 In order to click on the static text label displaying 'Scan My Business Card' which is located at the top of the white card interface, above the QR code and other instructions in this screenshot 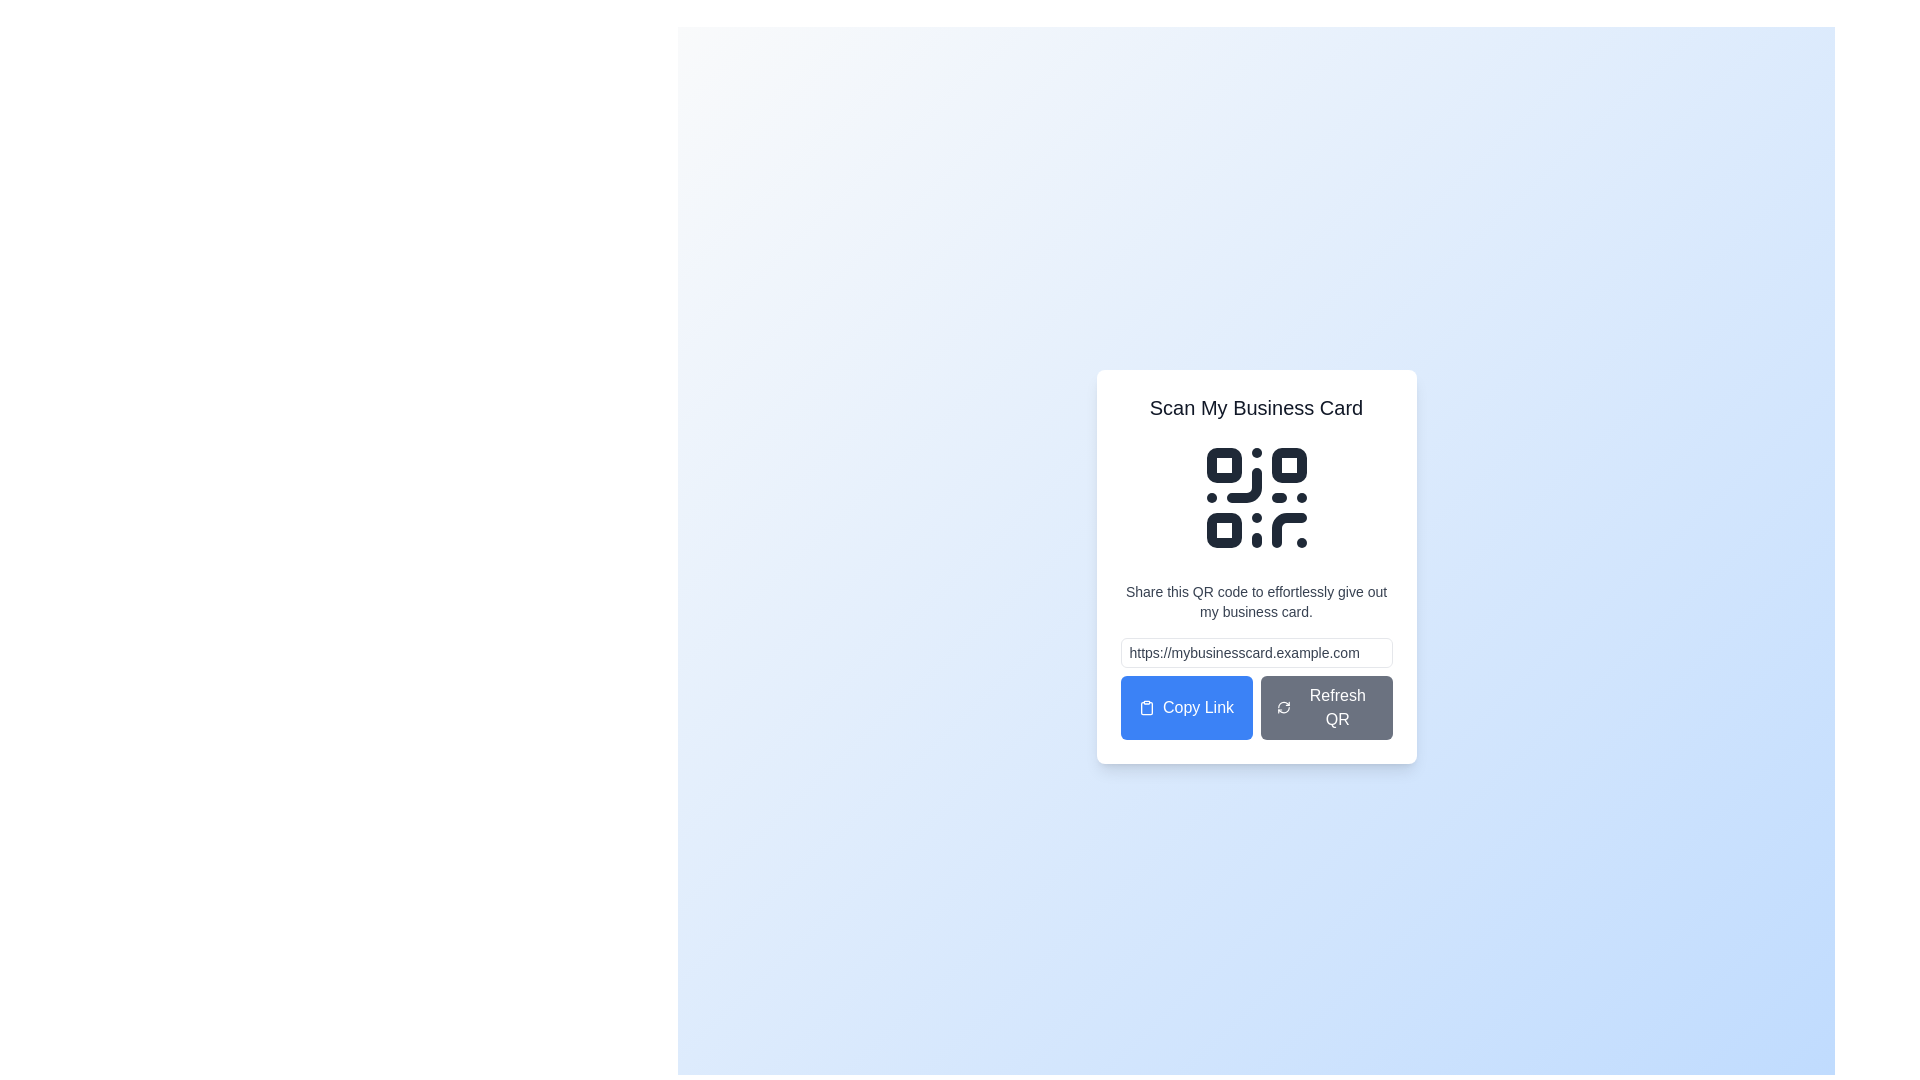, I will do `click(1255, 407)`.